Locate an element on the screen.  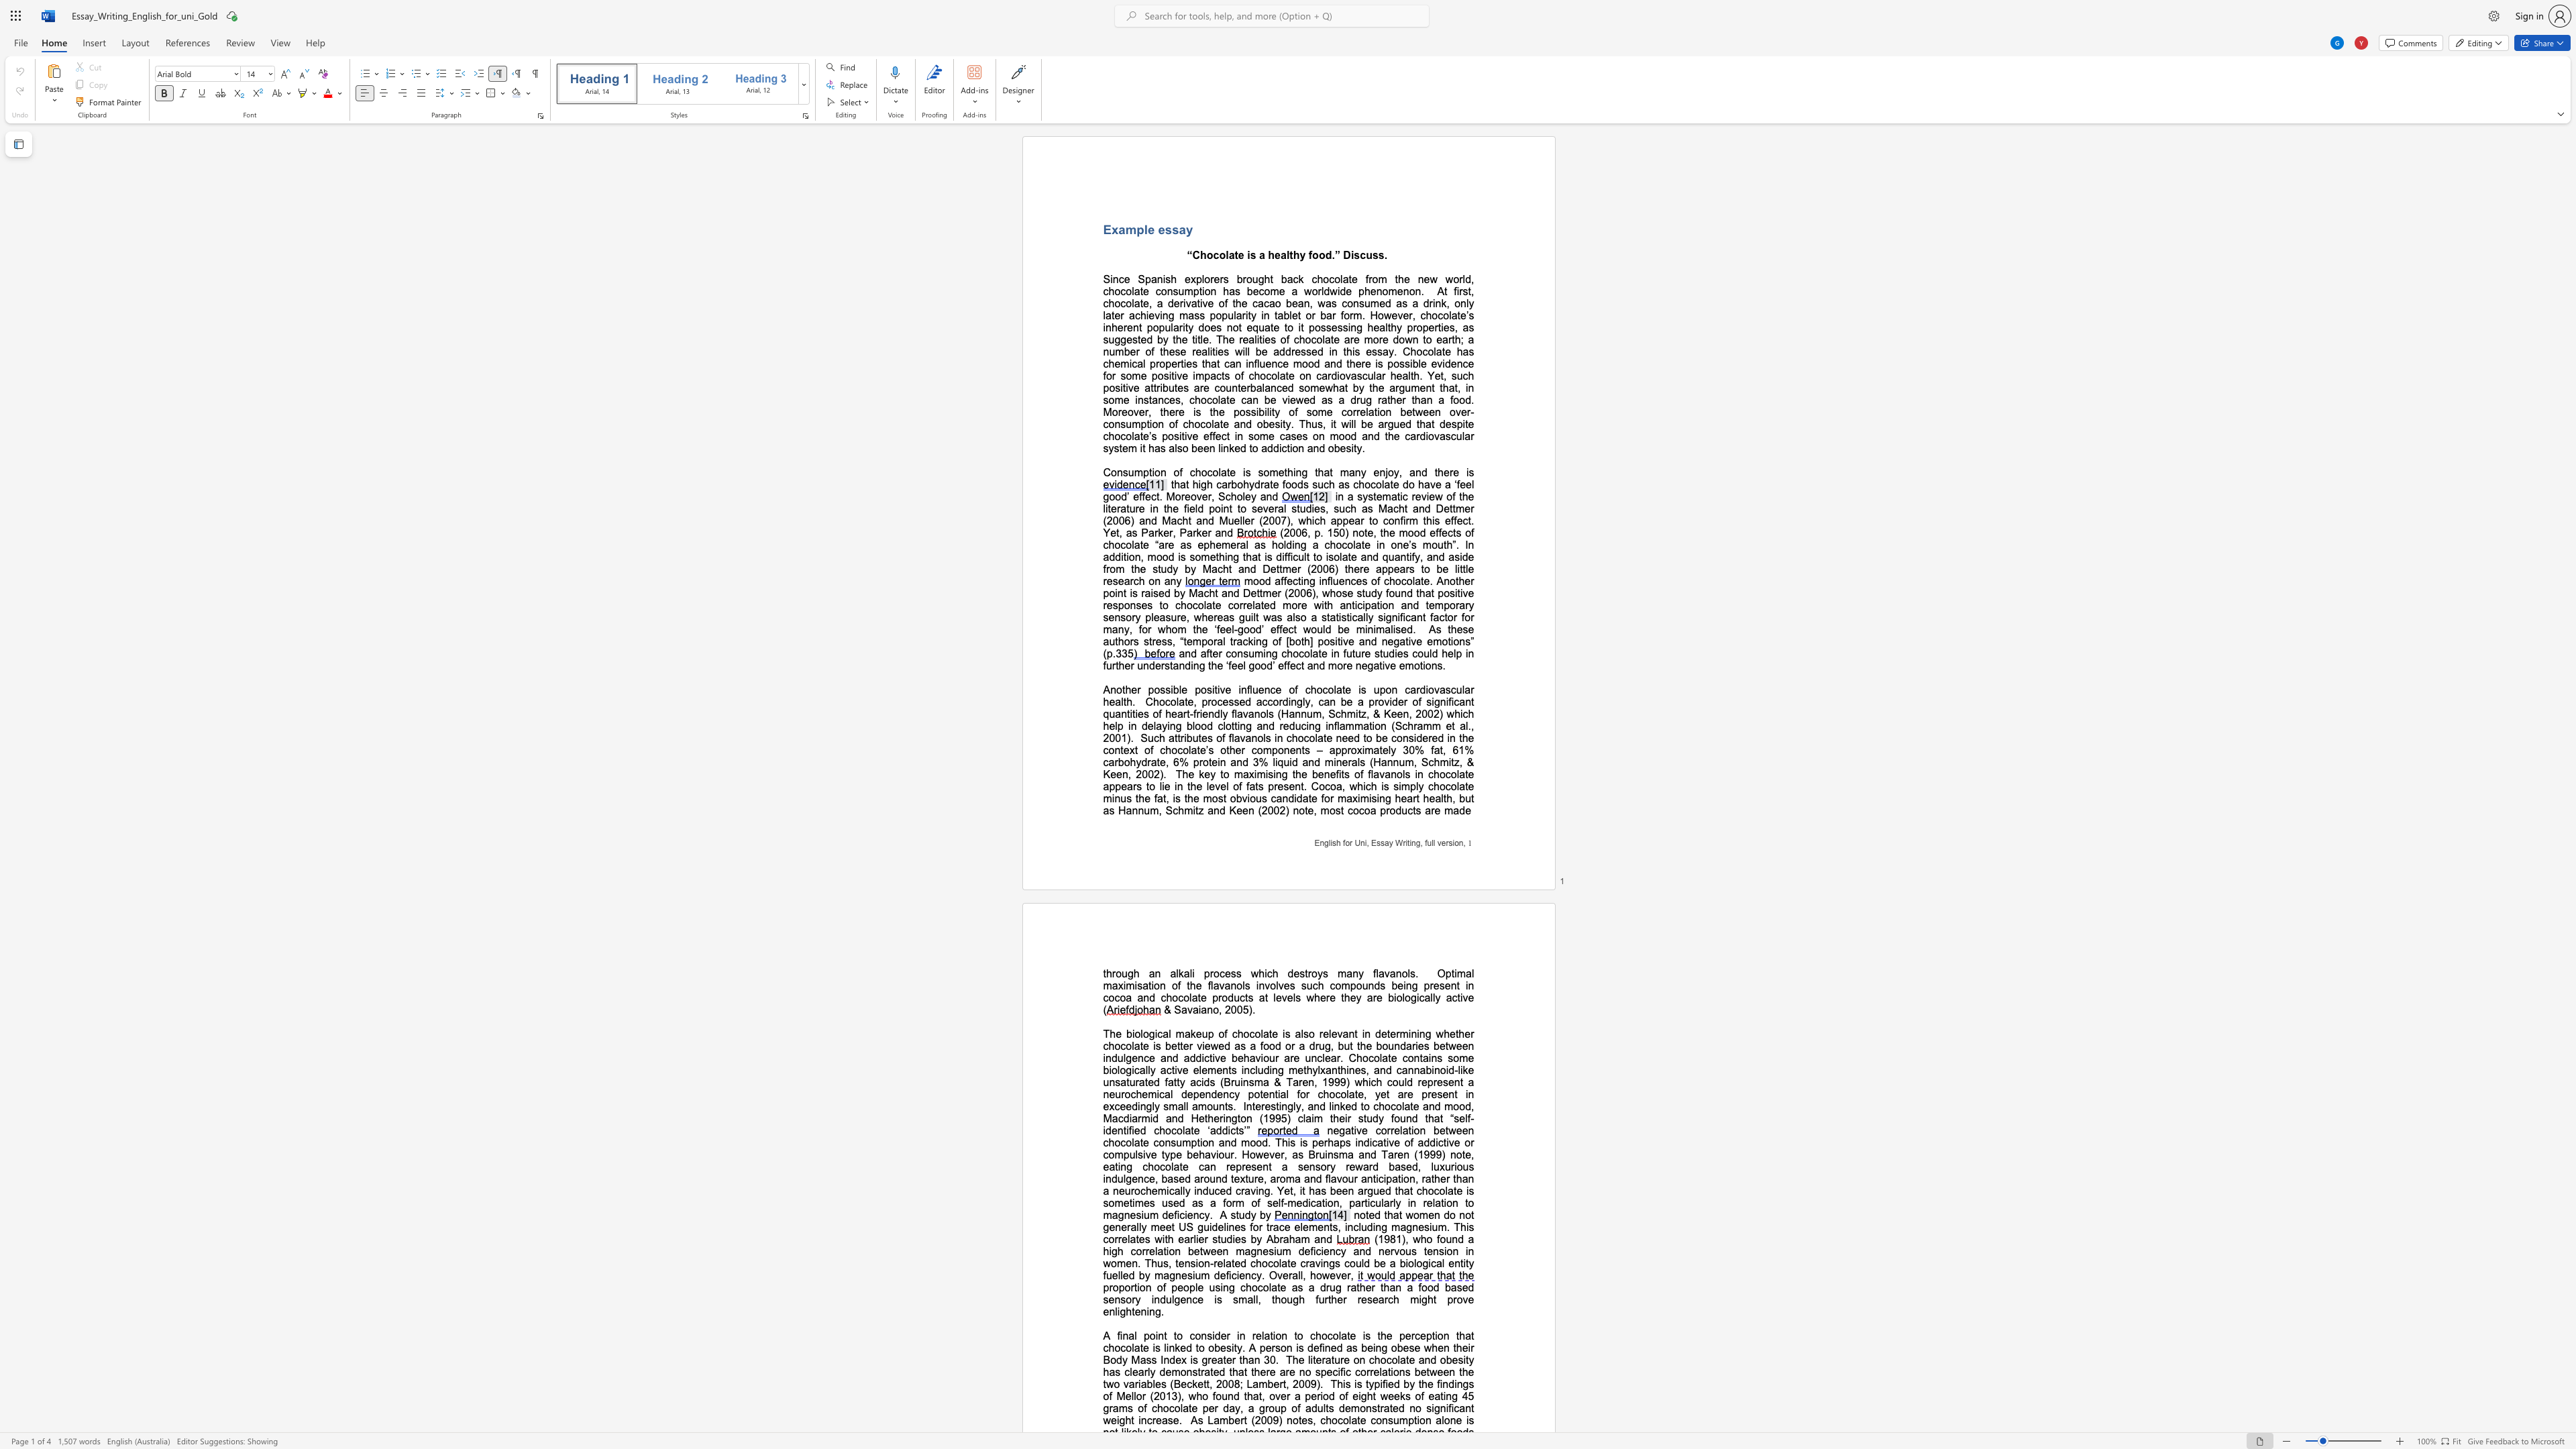
the subset text "in" within the text "A final point" is located at coordinates (1155, 1334).